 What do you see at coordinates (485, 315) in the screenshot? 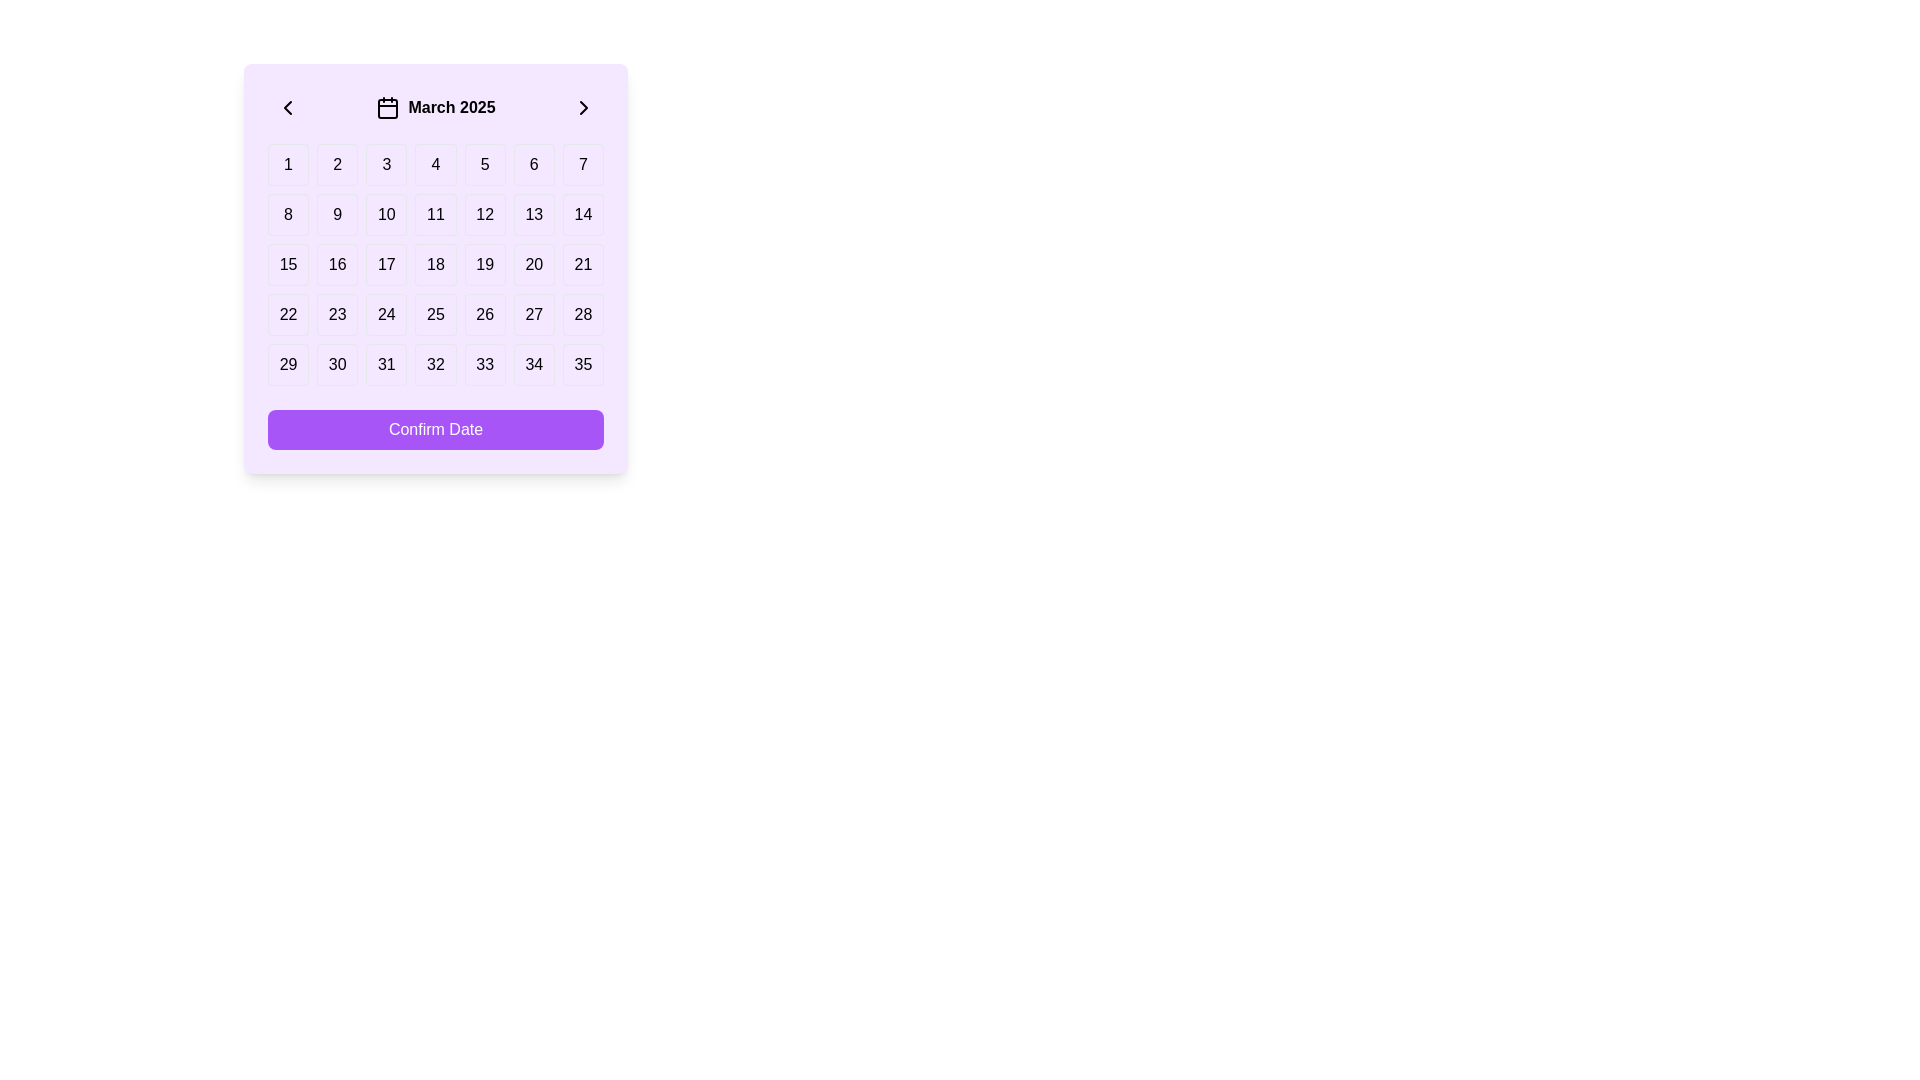
I see `the selectable calendar date representing '26' in the 4th row and 5th column of the calendar grid` at bounding box center [485, 315].